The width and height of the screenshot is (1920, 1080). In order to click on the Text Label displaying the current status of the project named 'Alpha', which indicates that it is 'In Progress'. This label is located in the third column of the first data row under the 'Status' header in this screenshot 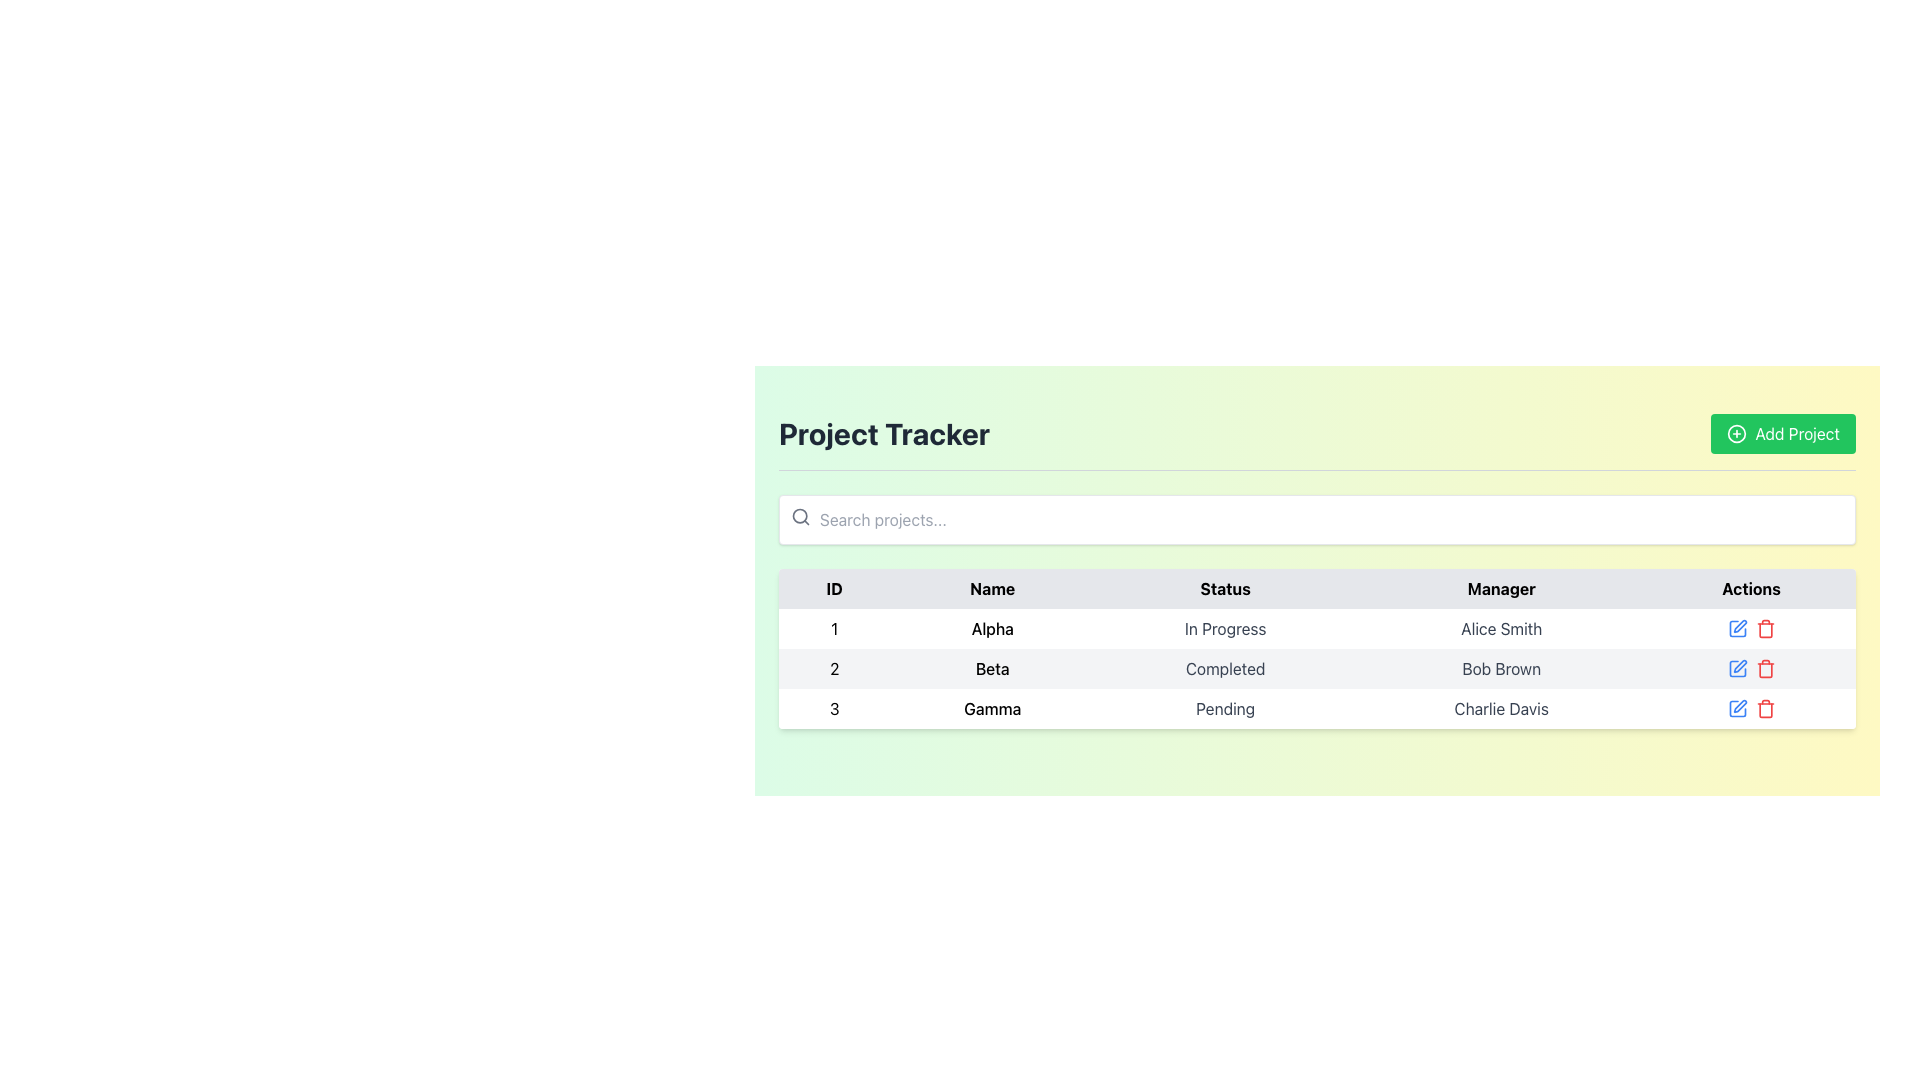, I will do `click(1224, 627)`.